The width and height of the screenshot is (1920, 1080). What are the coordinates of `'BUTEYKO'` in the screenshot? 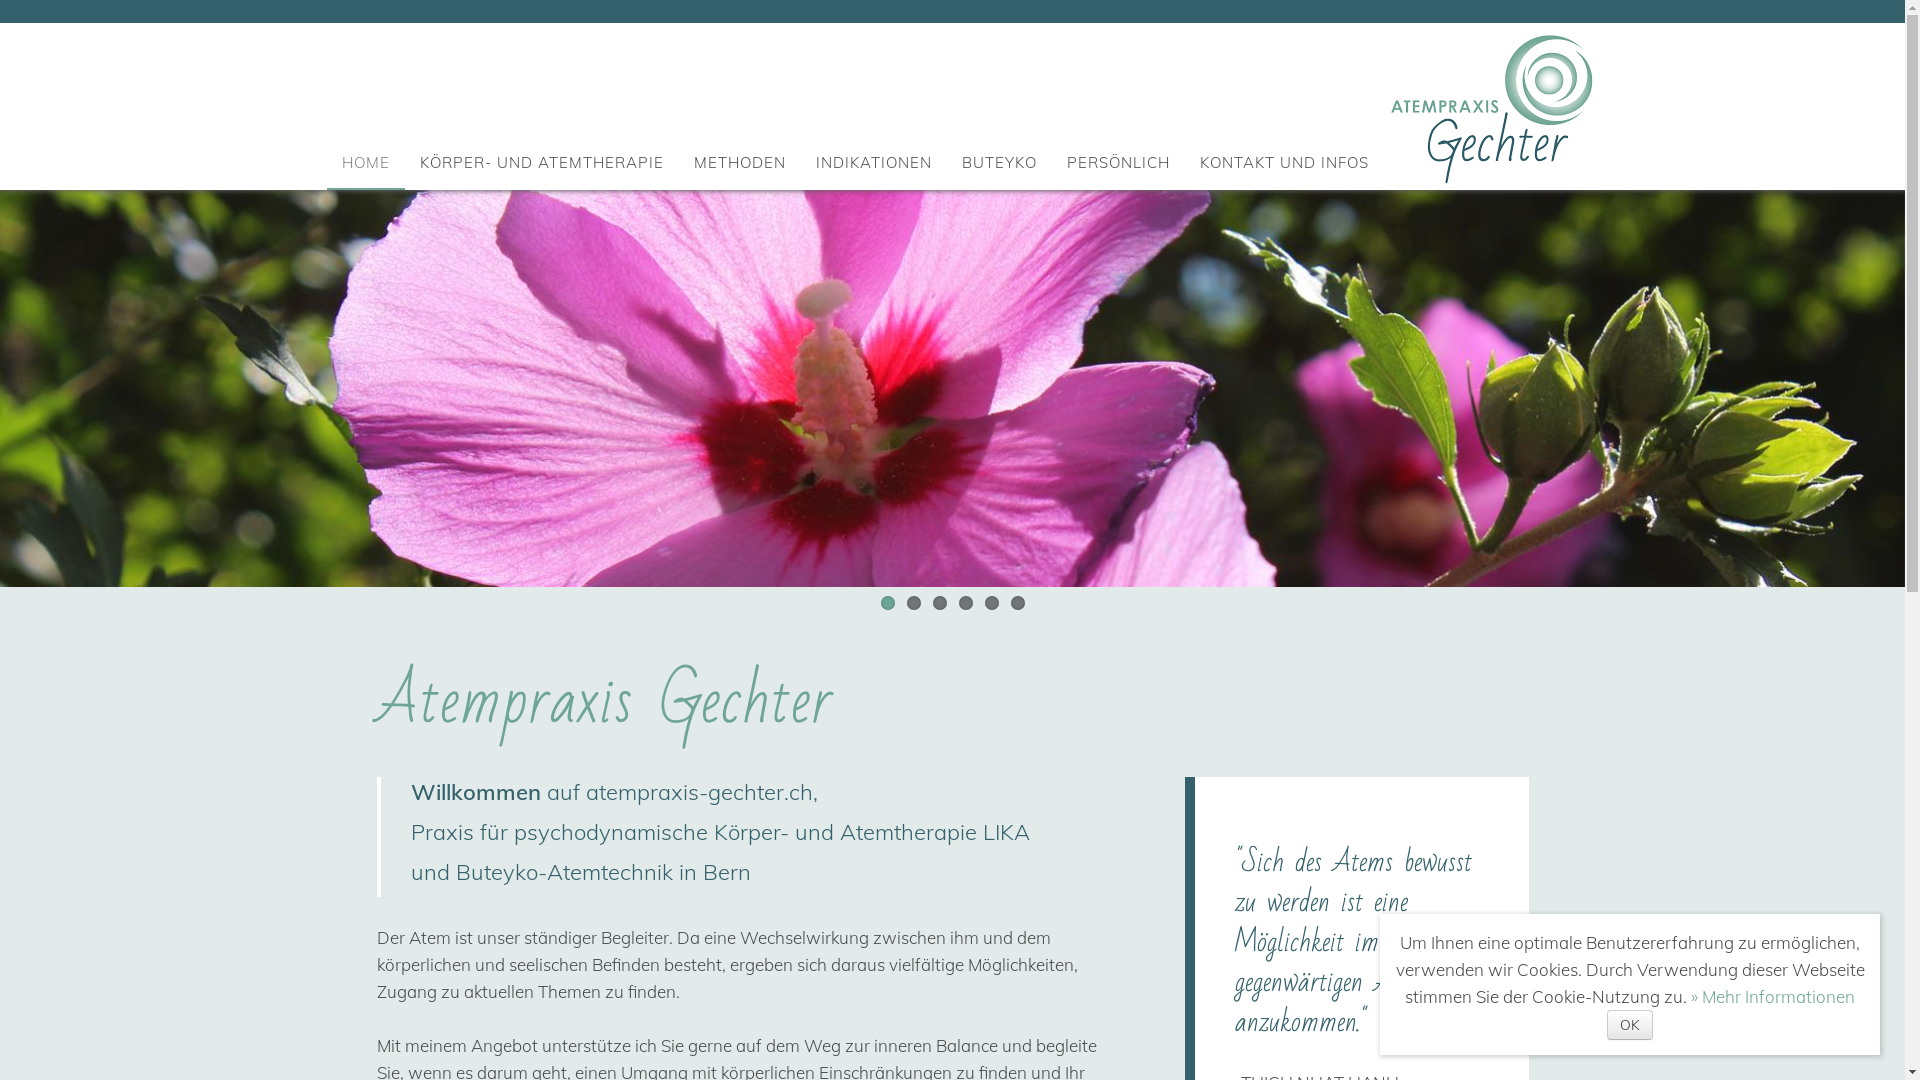 It's located at (961, 161).